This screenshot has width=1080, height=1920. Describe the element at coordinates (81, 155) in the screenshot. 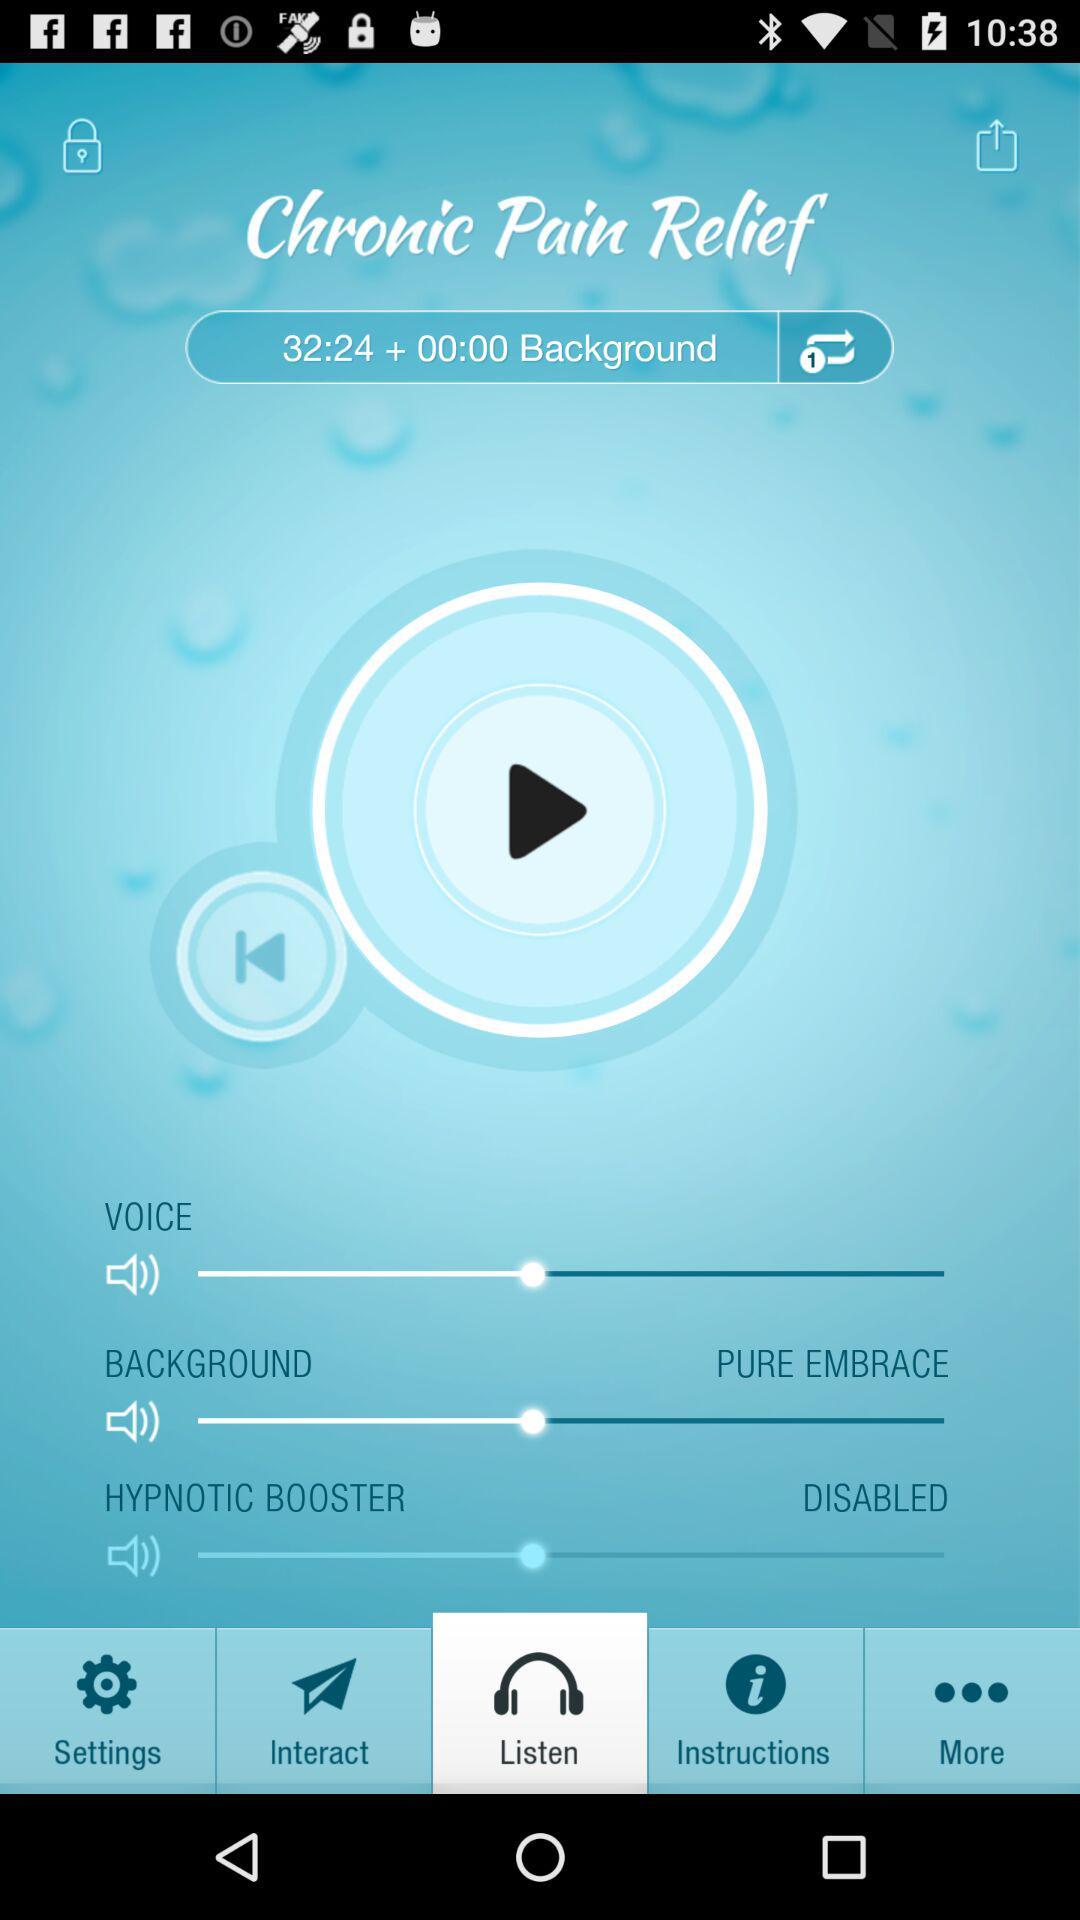

I see `the lock icon` at that location.